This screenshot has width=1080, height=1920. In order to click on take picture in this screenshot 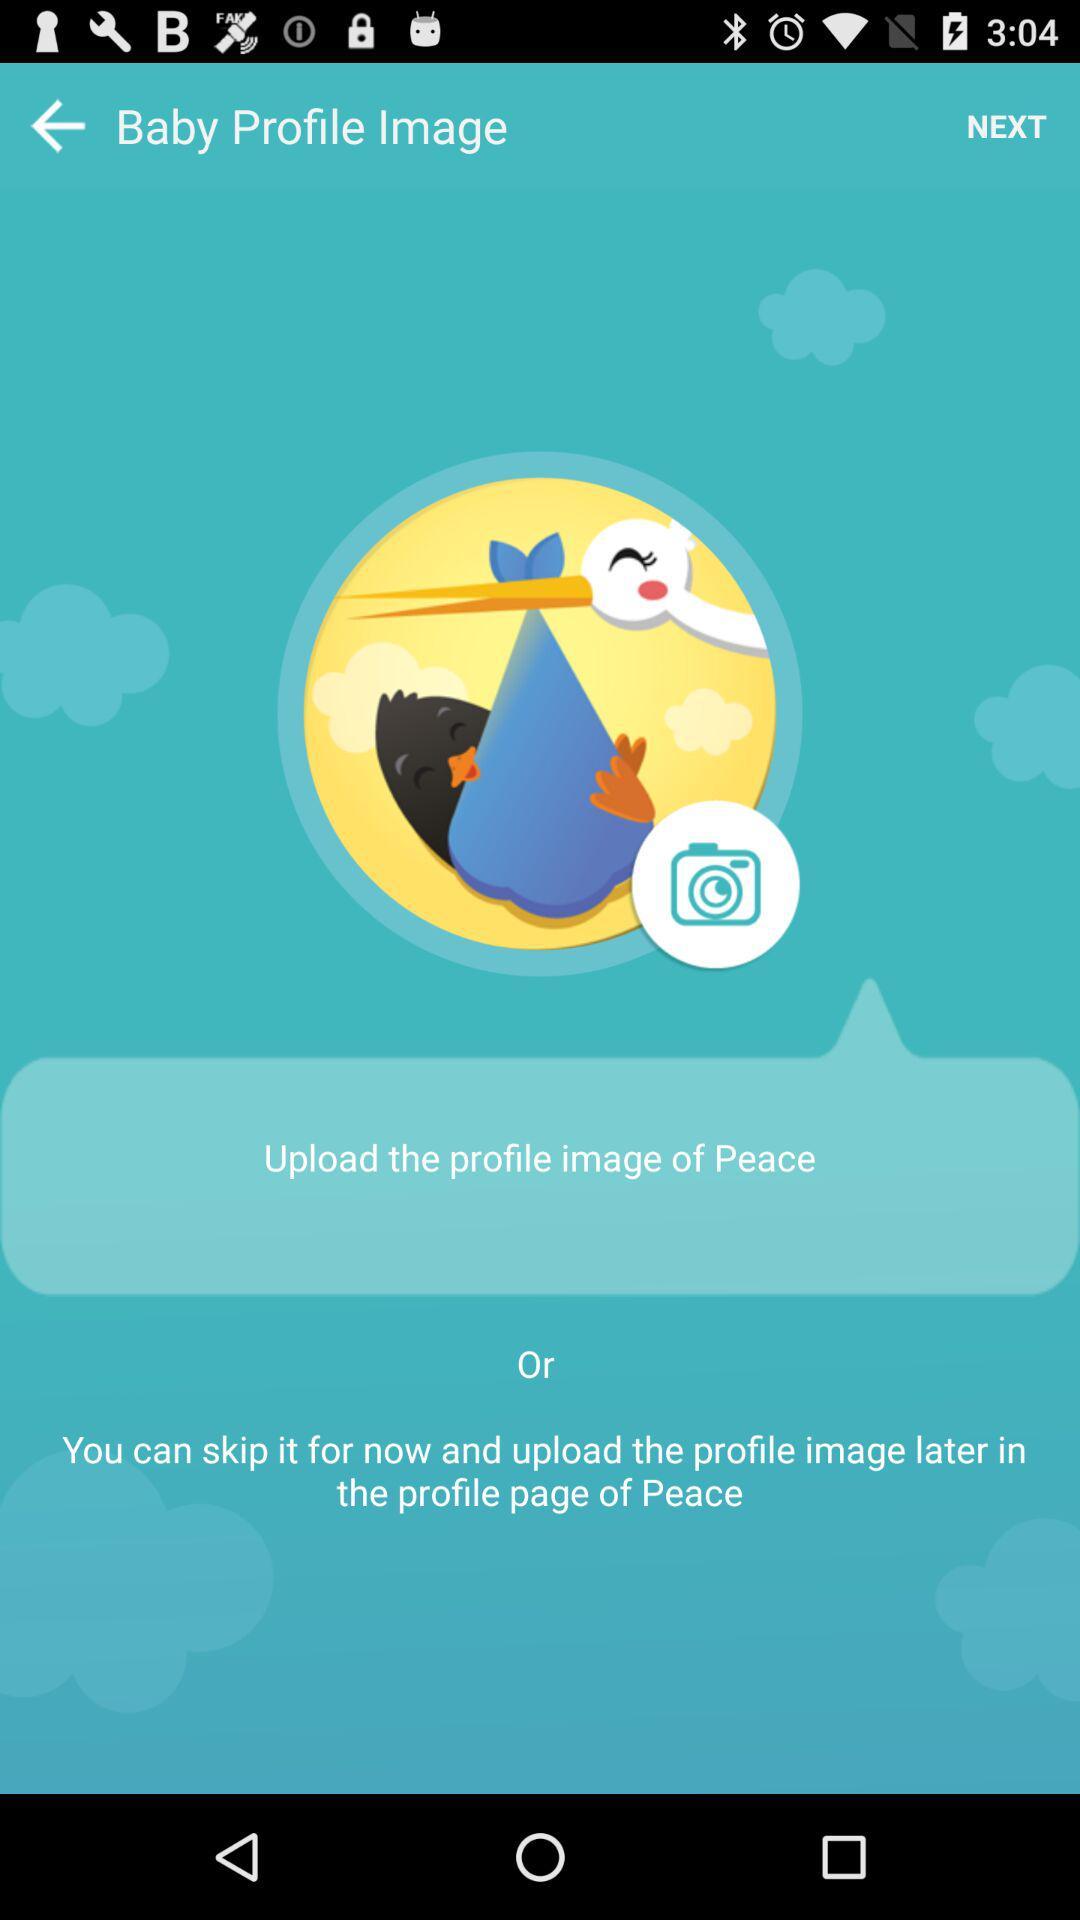, I will do `click(712, 886)`.